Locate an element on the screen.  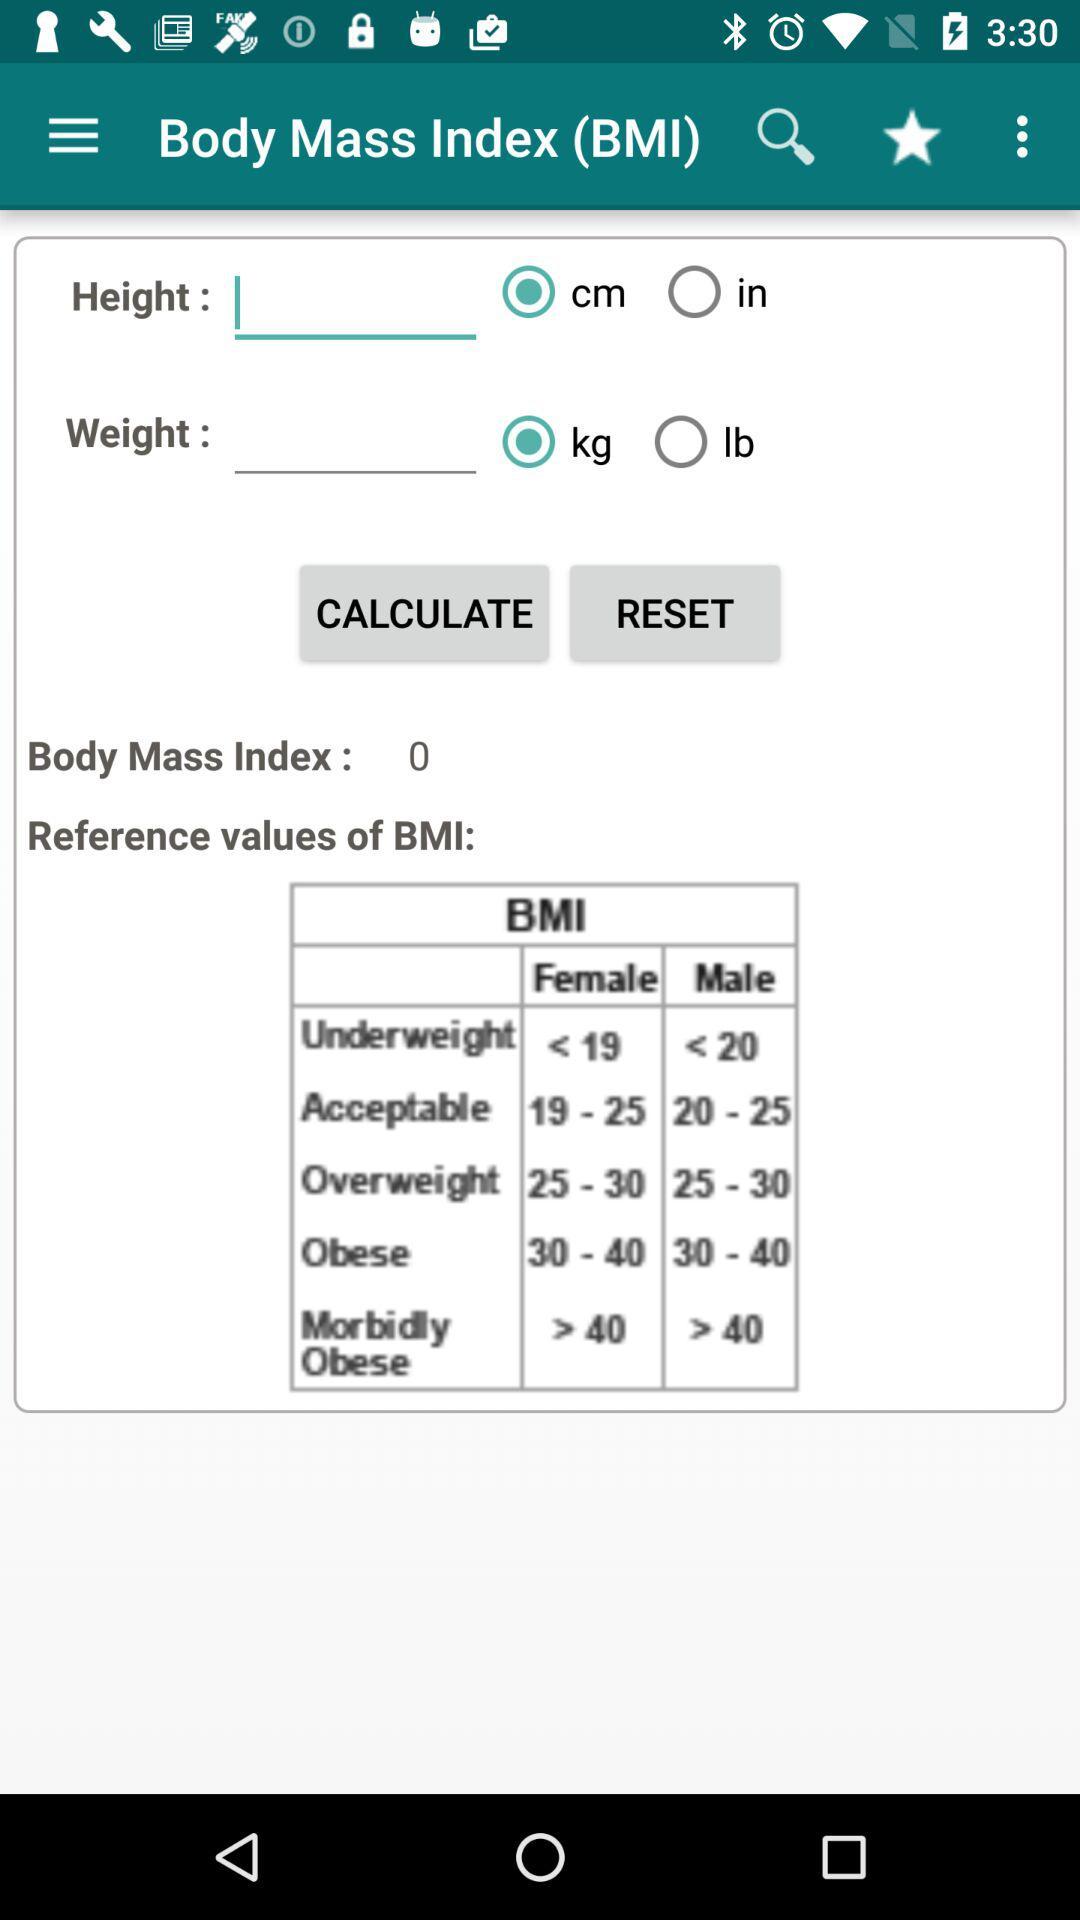
icon above 0 item is located at coordinates (675, 611).